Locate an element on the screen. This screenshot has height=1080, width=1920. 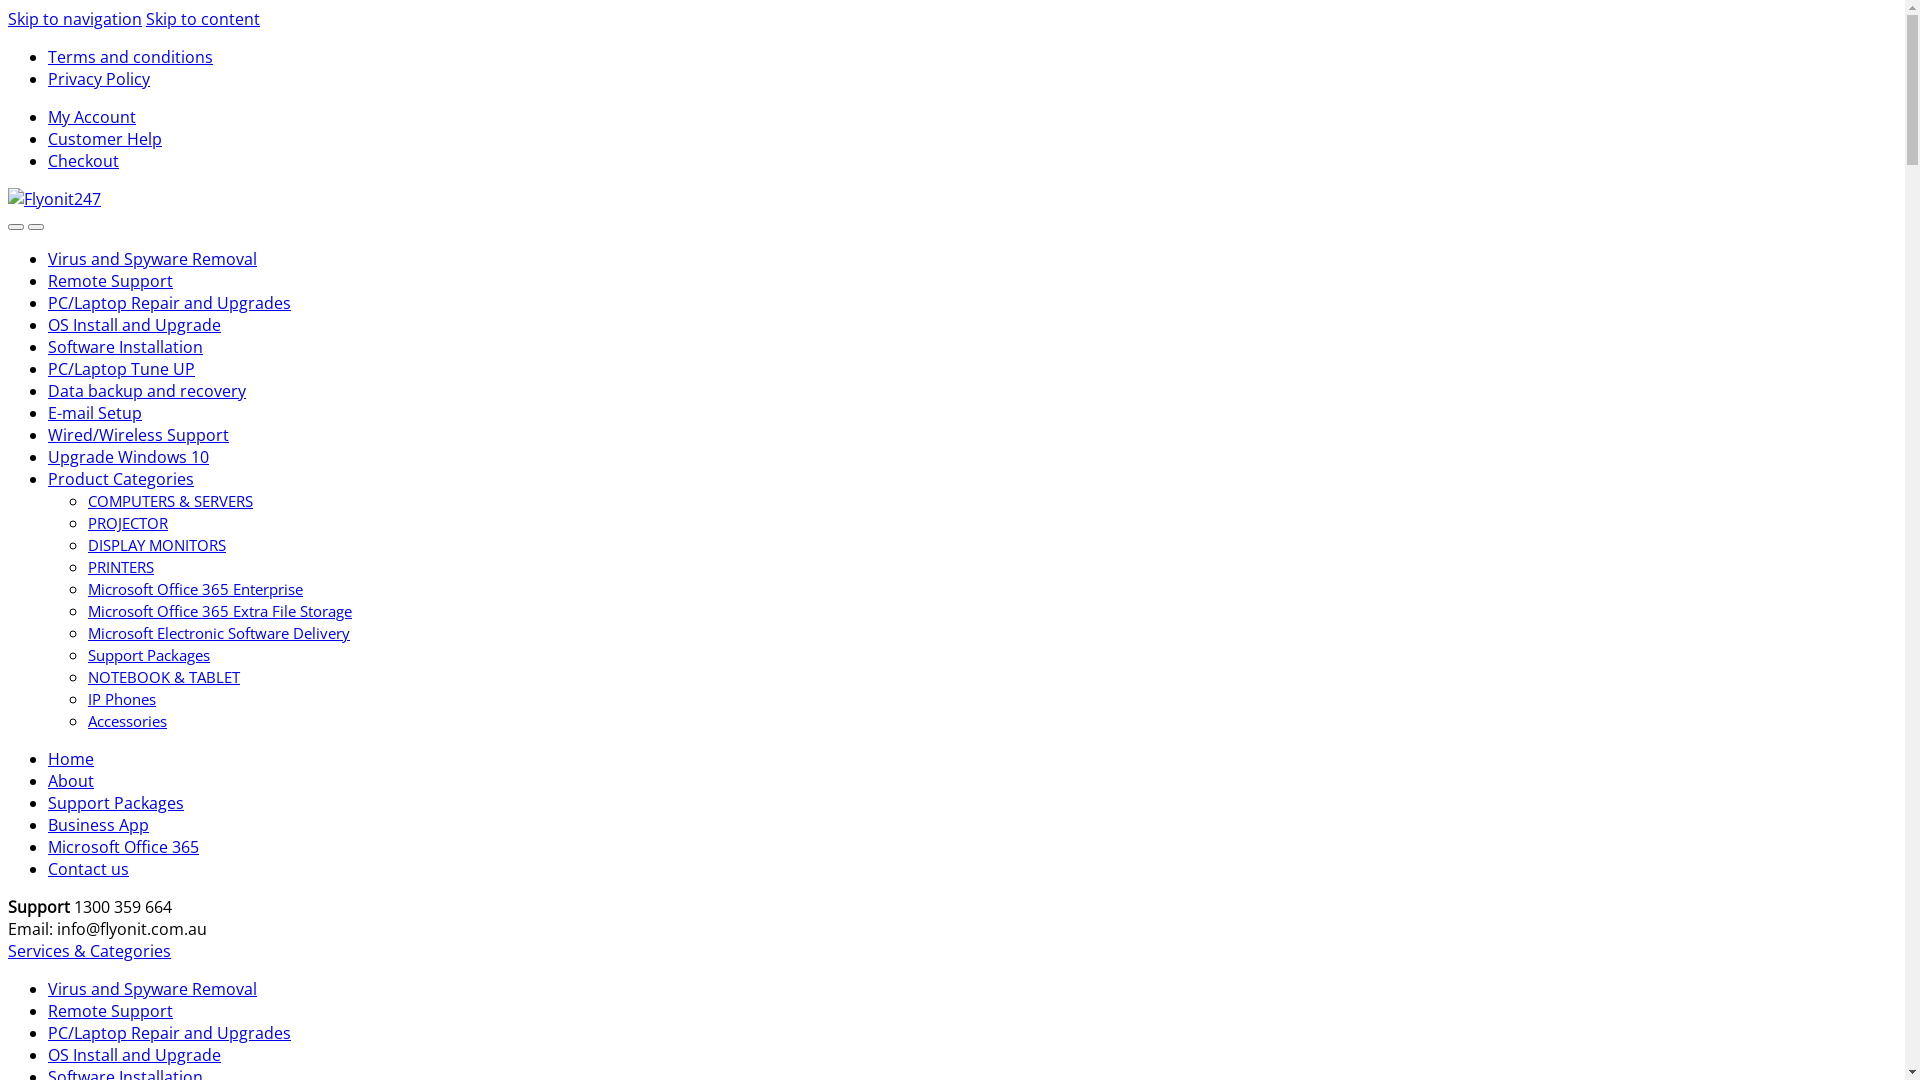
'PRINTERS' is located at coordinates (119, 567).